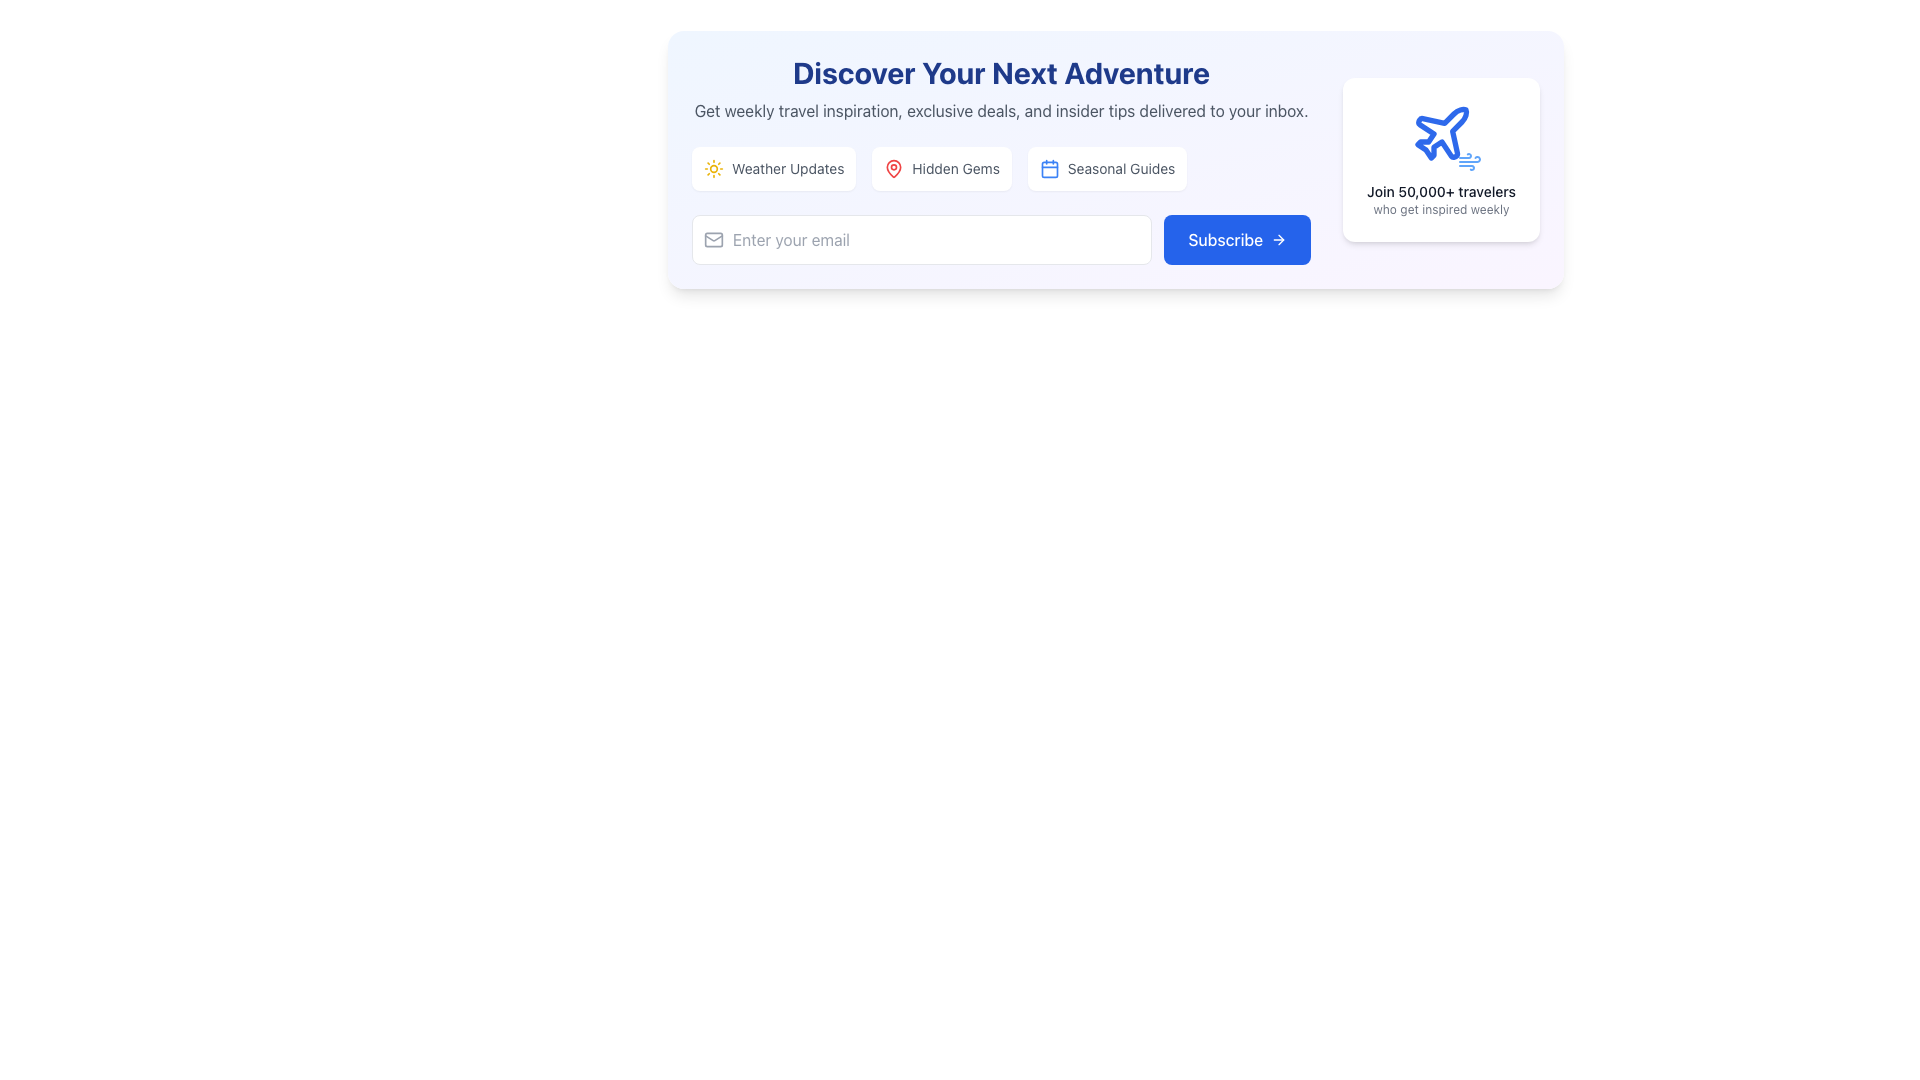  What do you see at coordinates (941, 168) in the screenshot?
I see `the 'Hidden Gems' button, which is centrally located among three buttons below the main heading` at bounding box center [941, 168].